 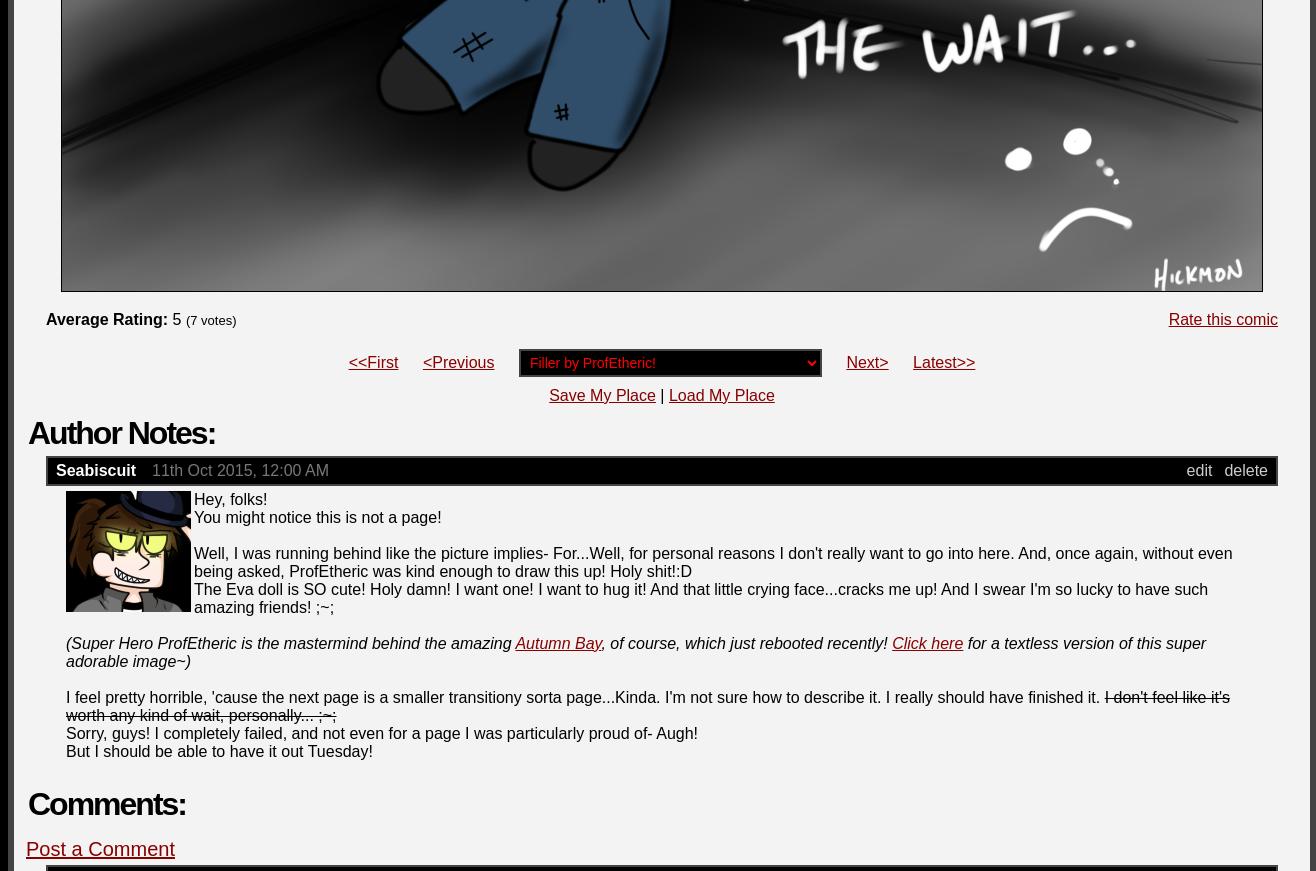 I want to click on 'Latest>>', so click(x=913, y=361).